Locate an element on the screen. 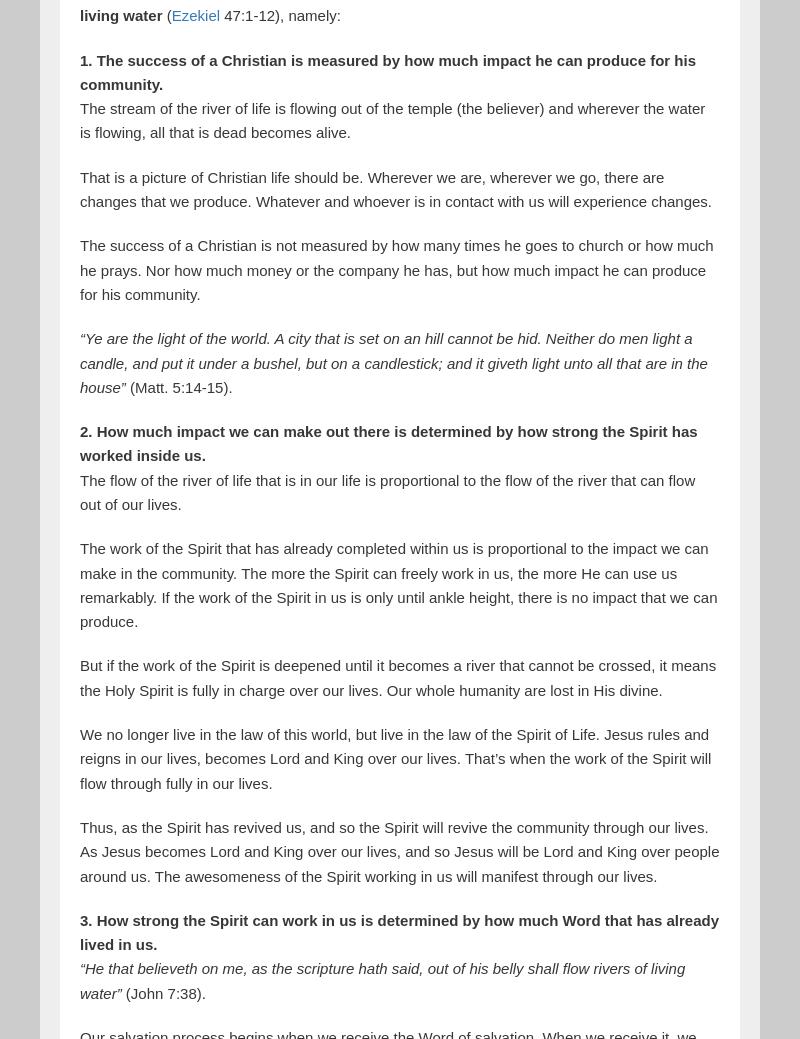  '“He that believeth on me, as the scripture hath said, out of his belly shall flow rivers of living water”' is located at coordinates (381, 980).